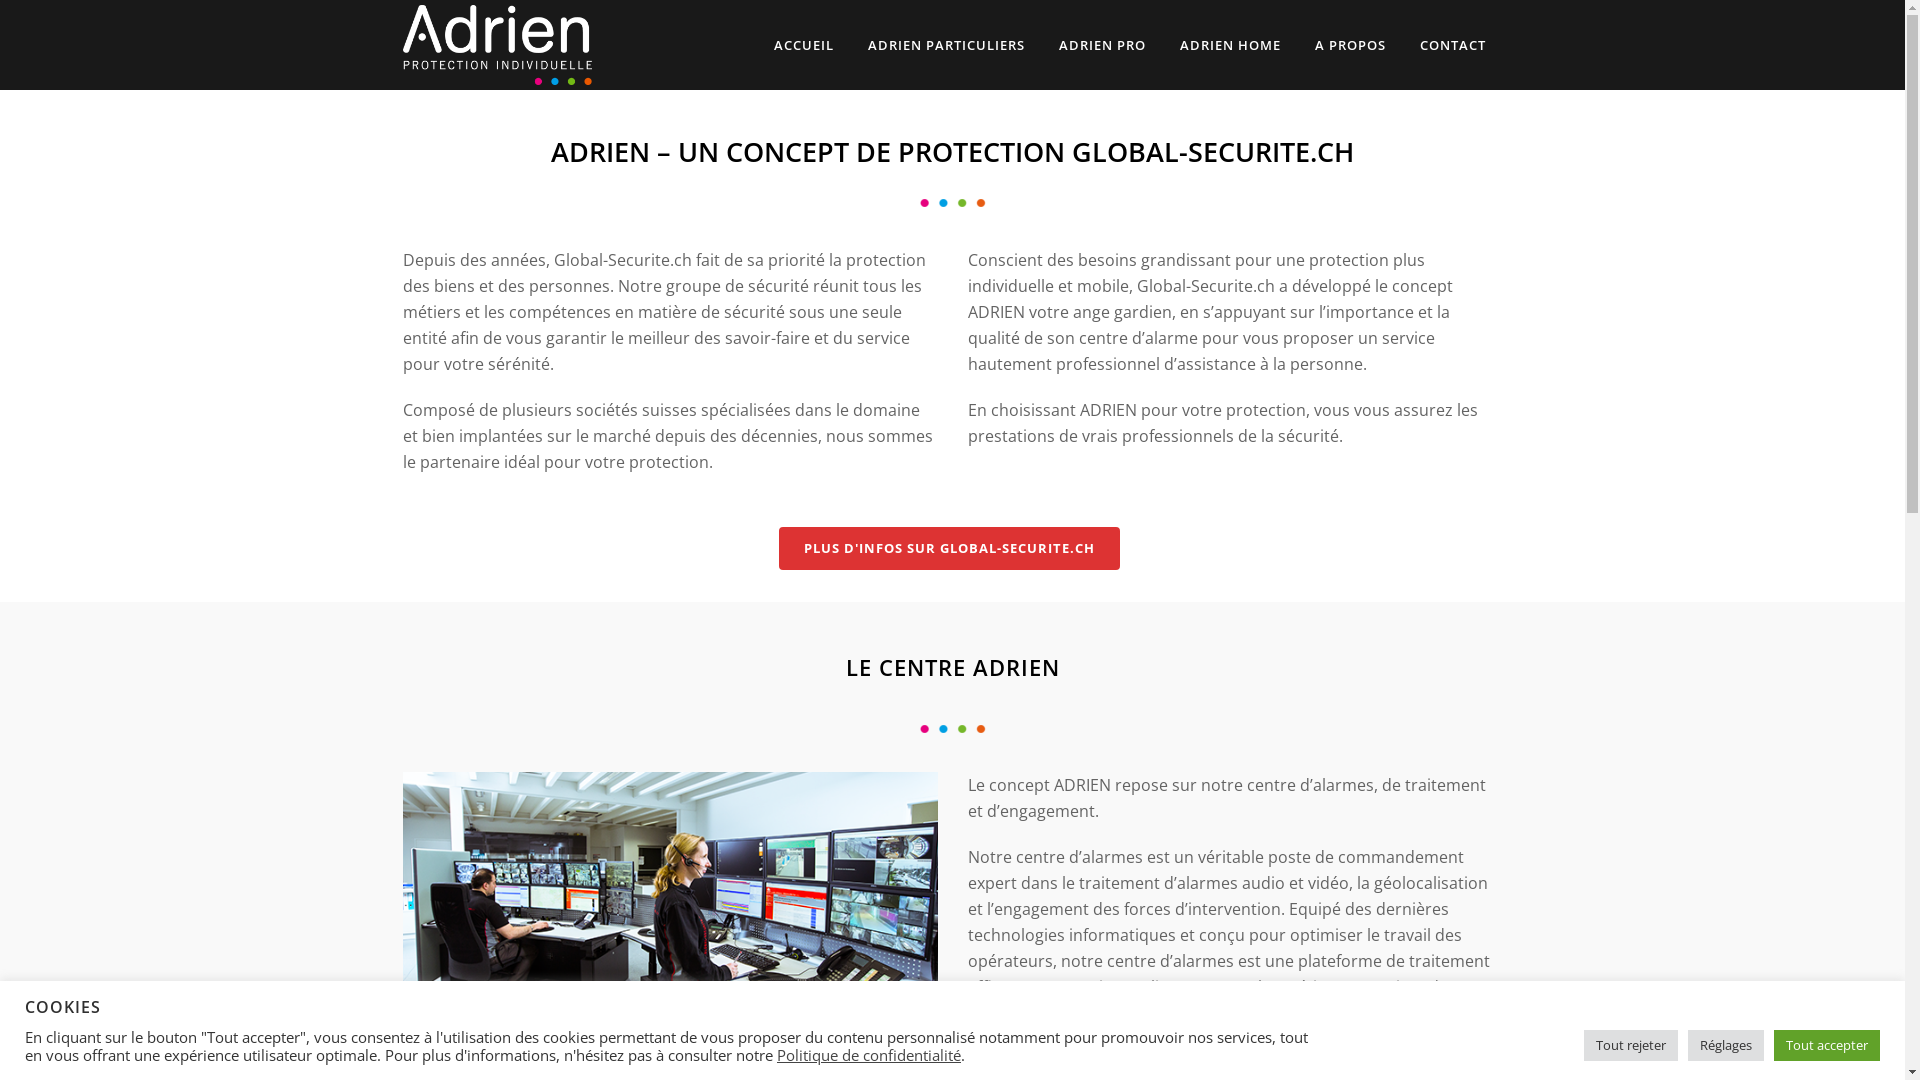 This screenshot has height=1080, width=1920. What do you see at coordinates (1297, 45) in the screenshot?
I see `'A PROPOS'` at bounding box center [1297, 45].